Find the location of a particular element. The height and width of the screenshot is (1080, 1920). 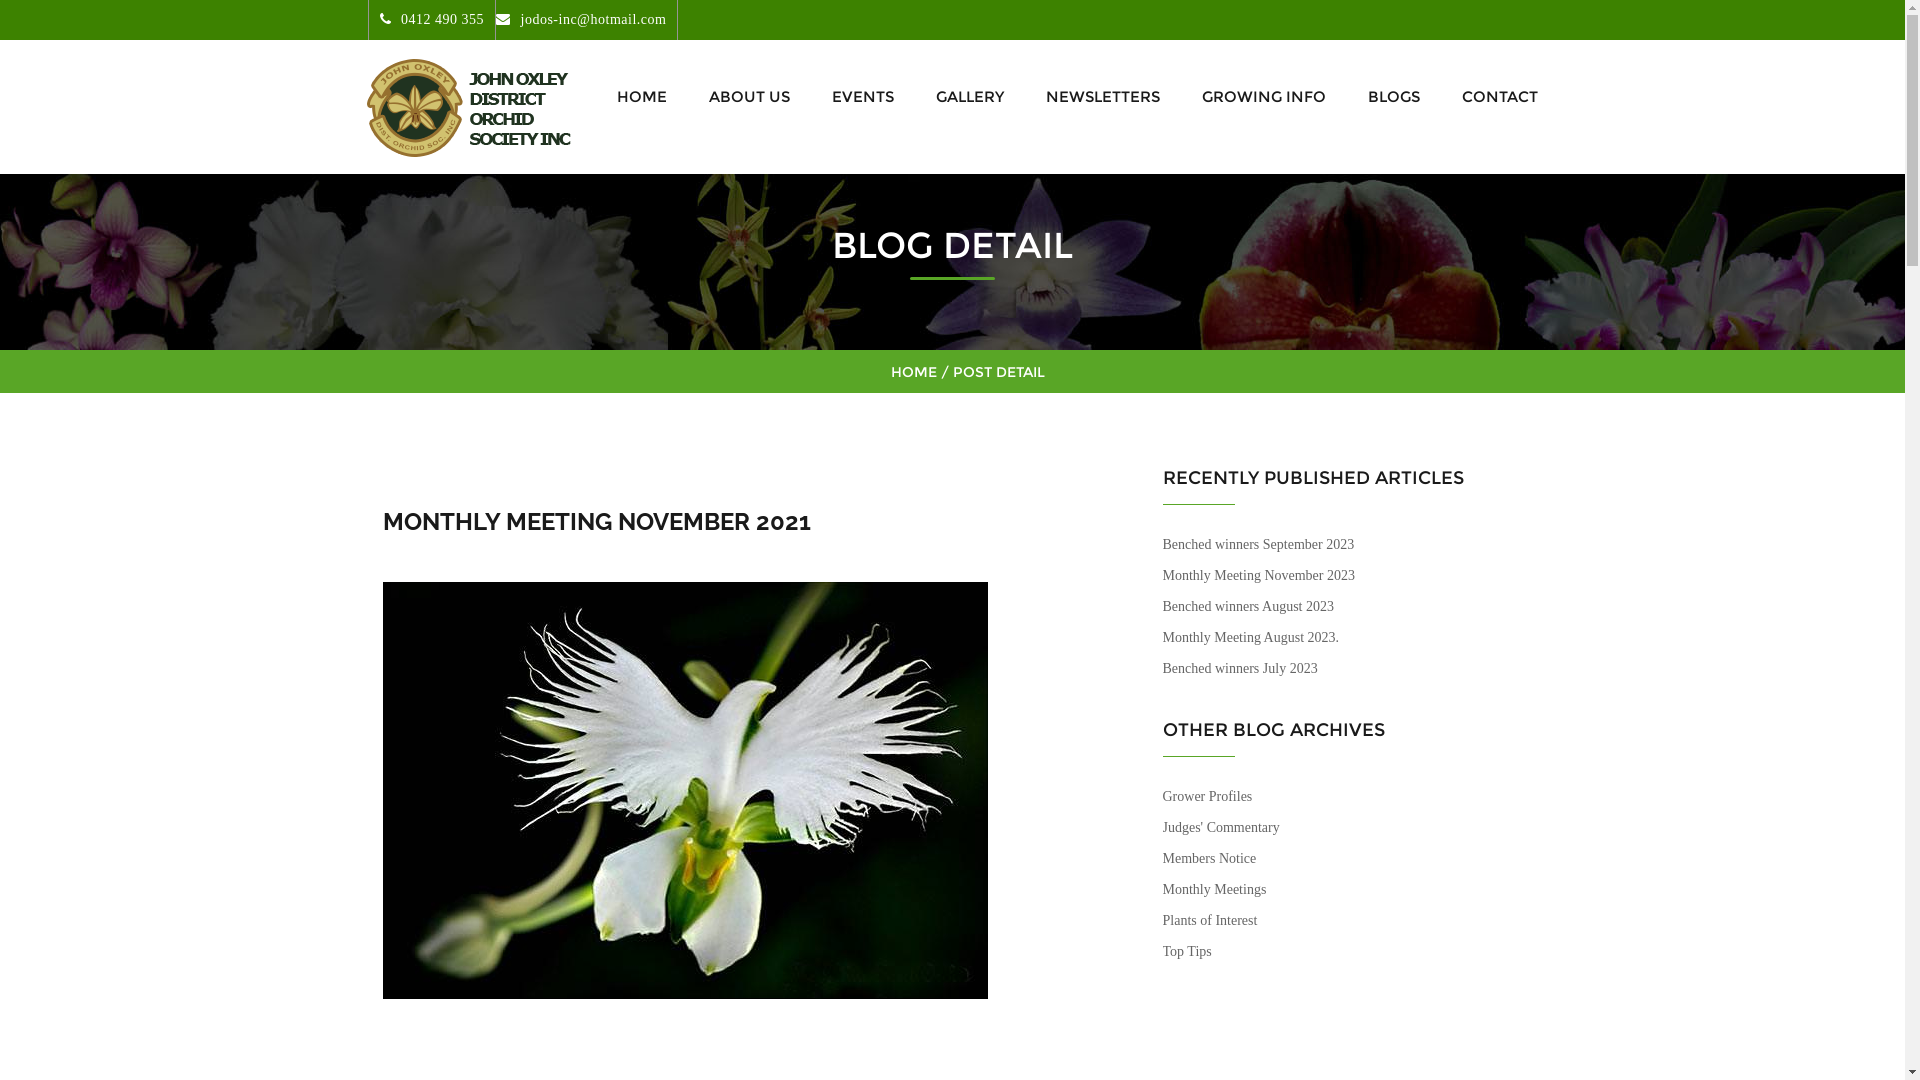

'ABOUT US' is located at coordinates (696, 96).